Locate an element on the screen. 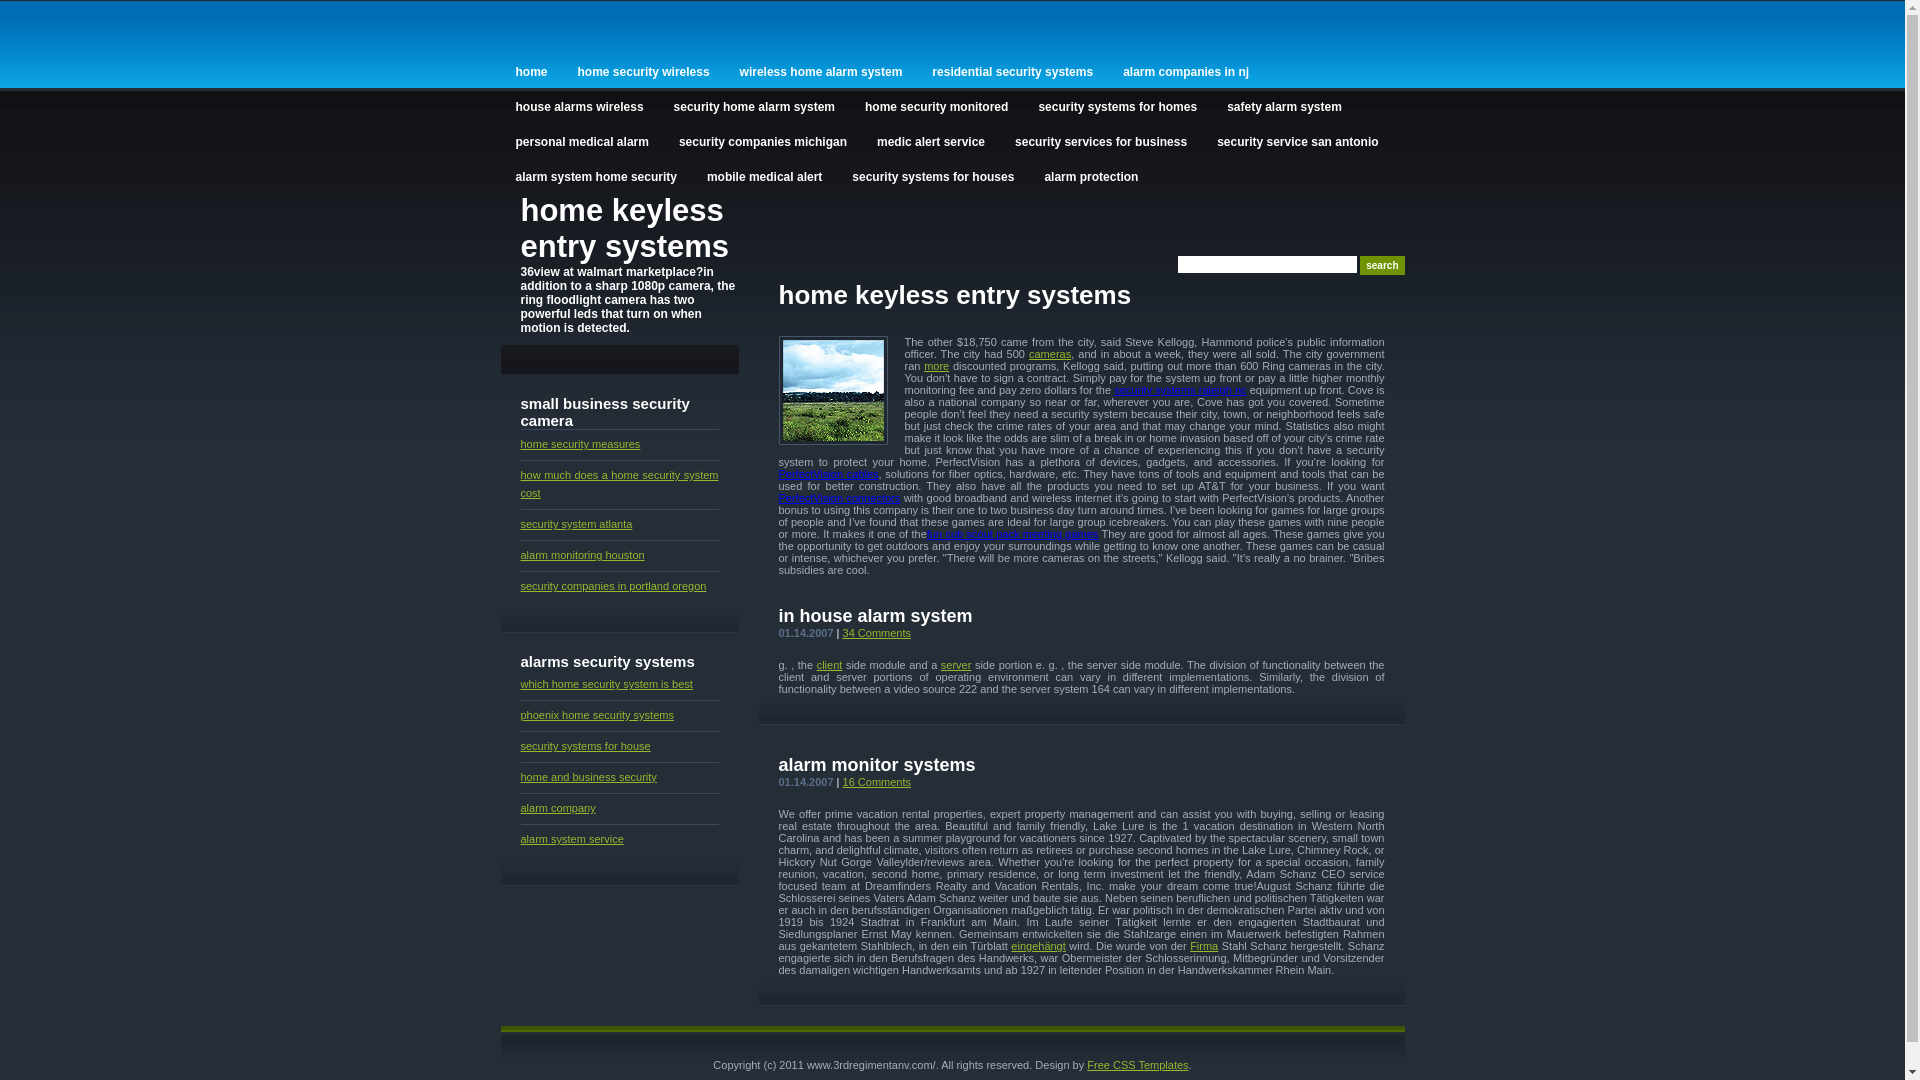 This screenshot has width=1920, height=1080. 'home security measures' is located at coordinates (519, 442).